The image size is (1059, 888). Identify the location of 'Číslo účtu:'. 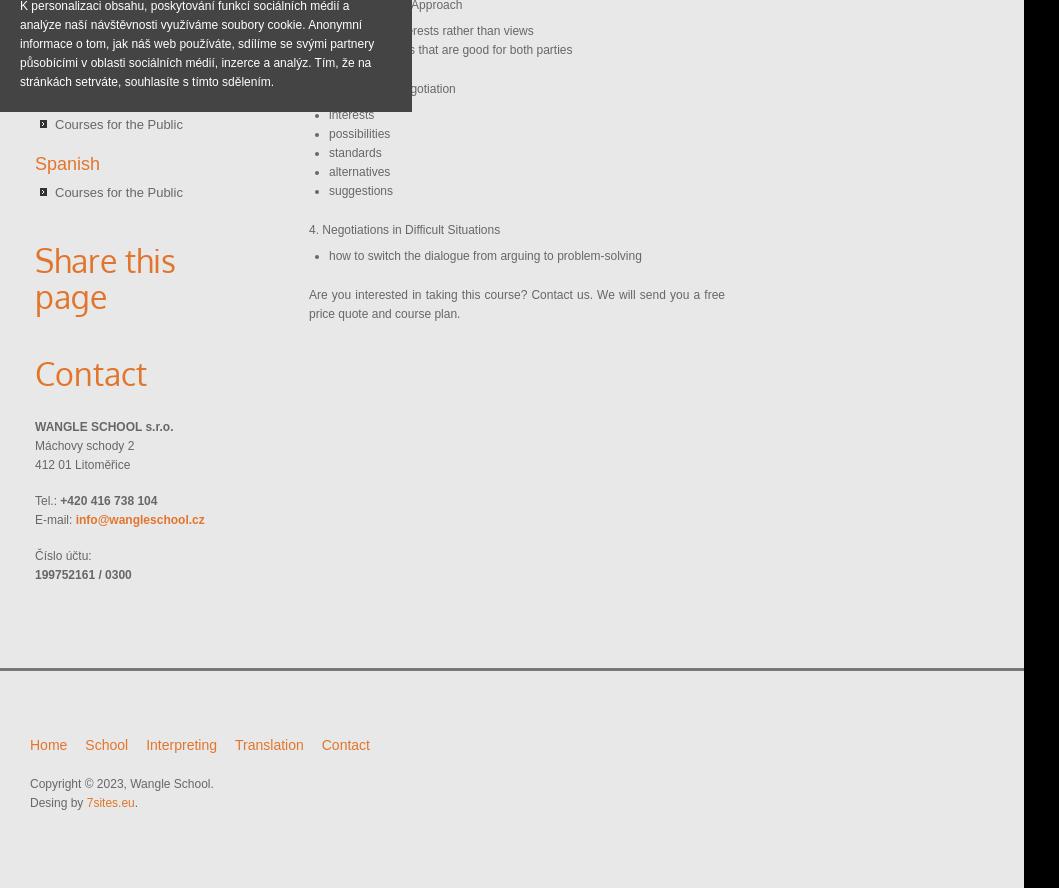
(63, 555).